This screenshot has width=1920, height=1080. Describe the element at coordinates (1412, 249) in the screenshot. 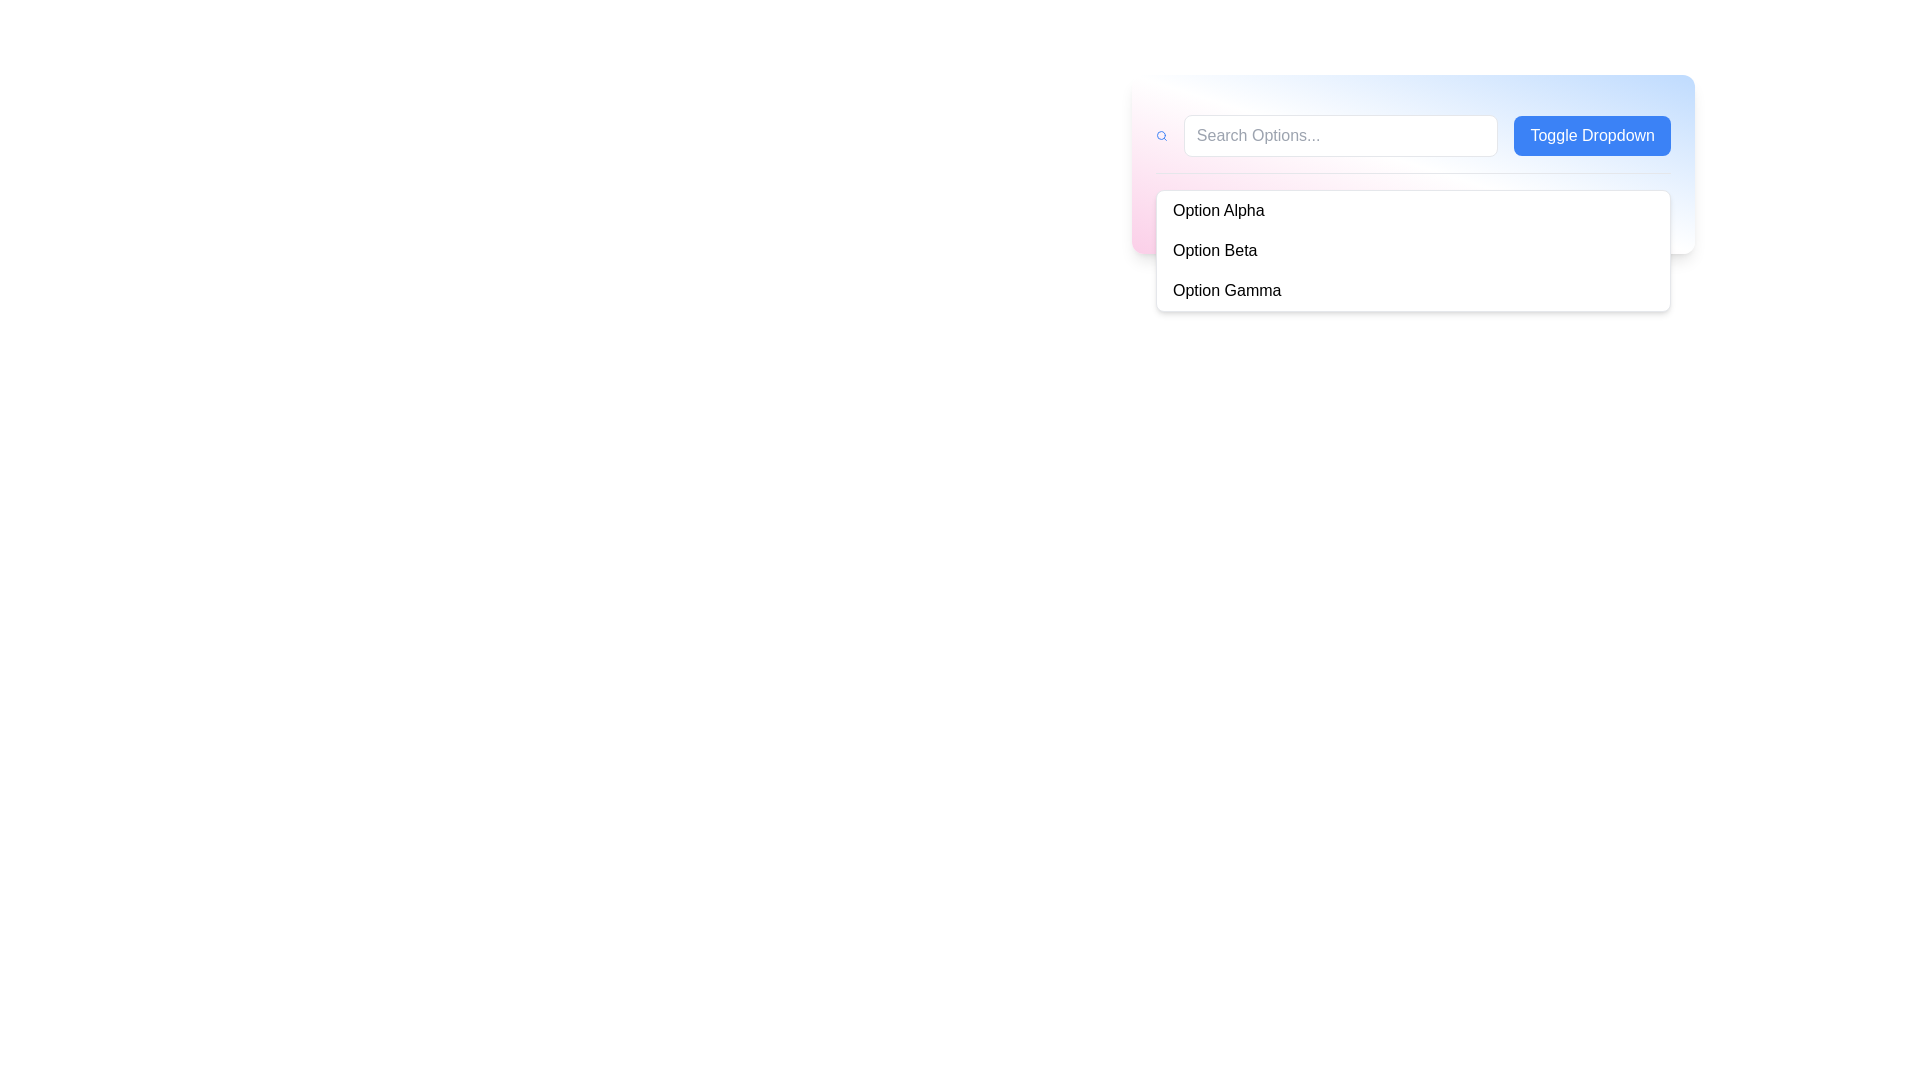

I see `the second option in the dropdown menu that allows users to select 'Option Beta', which is positioned below 'Option Alpha' and above 'Option Gamma'` at that location.